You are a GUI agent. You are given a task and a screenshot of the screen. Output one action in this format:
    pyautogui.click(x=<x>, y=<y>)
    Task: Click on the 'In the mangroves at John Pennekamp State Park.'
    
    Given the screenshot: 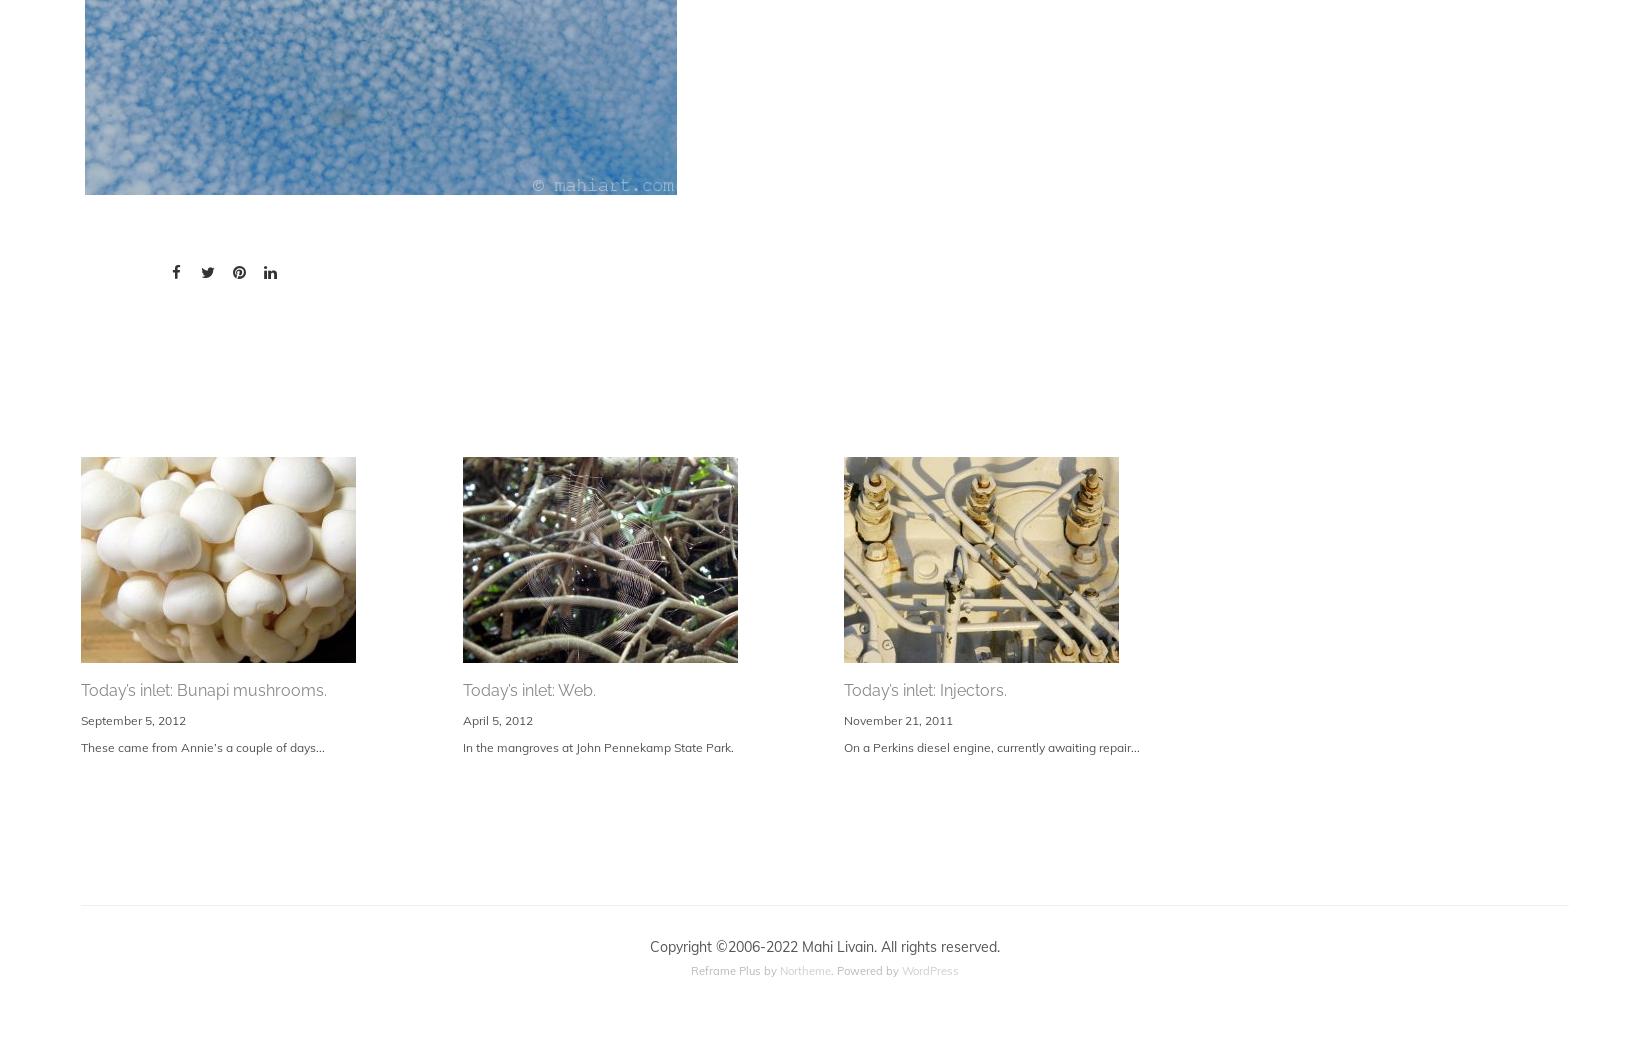 What is the action you would take?
    pyautogui.click(x=596, y=746)
    